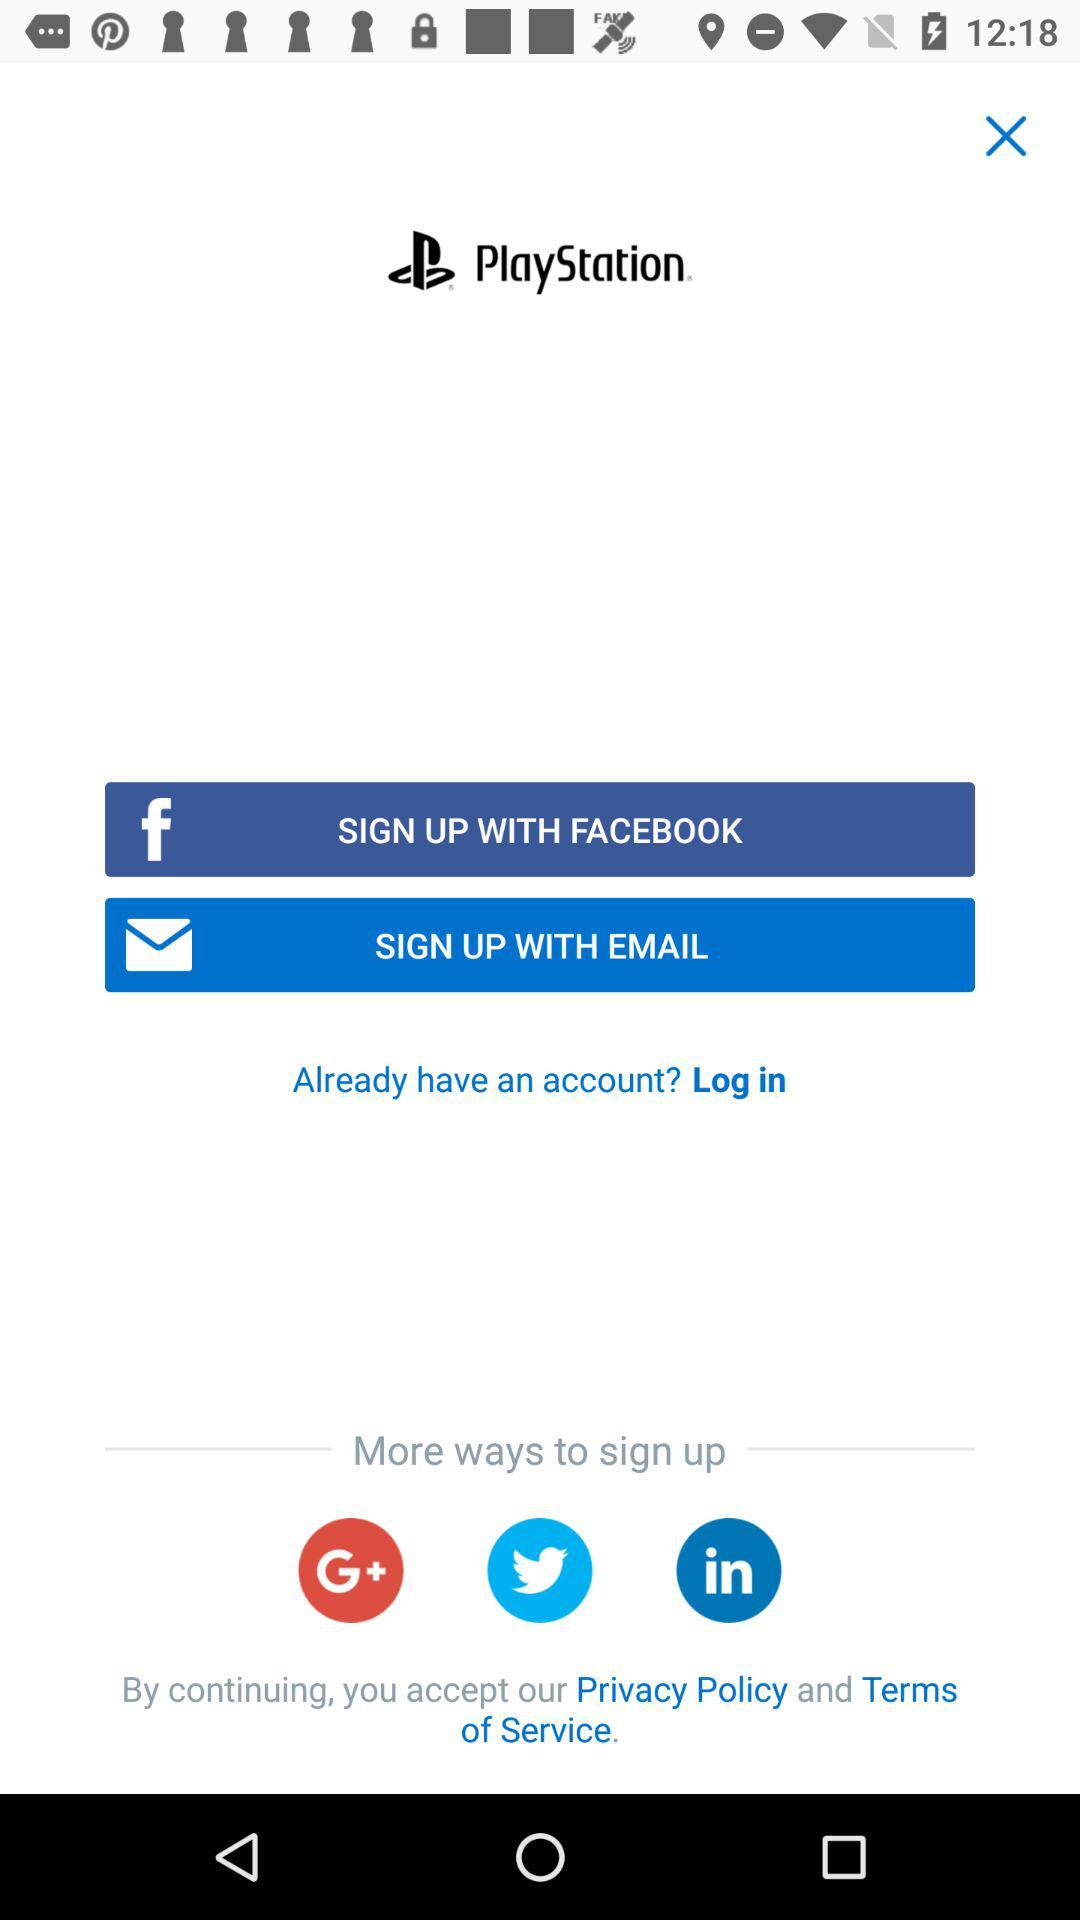  Describe the element at coordinates (1006, 135) in the screenshot. I see `the close icon` at that location.